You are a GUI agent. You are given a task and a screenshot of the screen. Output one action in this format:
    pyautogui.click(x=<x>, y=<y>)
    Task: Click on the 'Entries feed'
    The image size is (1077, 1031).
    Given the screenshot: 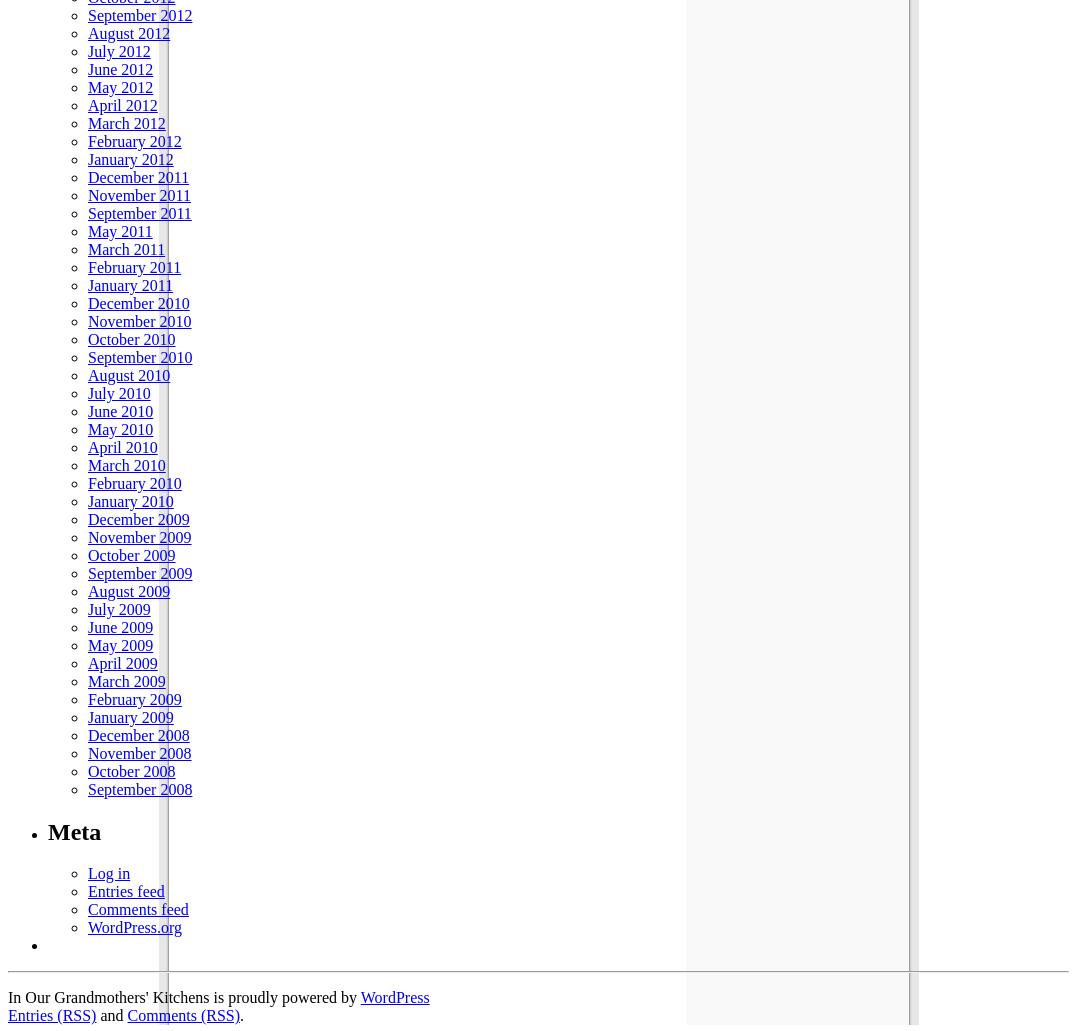 What is the action you would take?
    pyautogui.click(x=126, y=891)
    